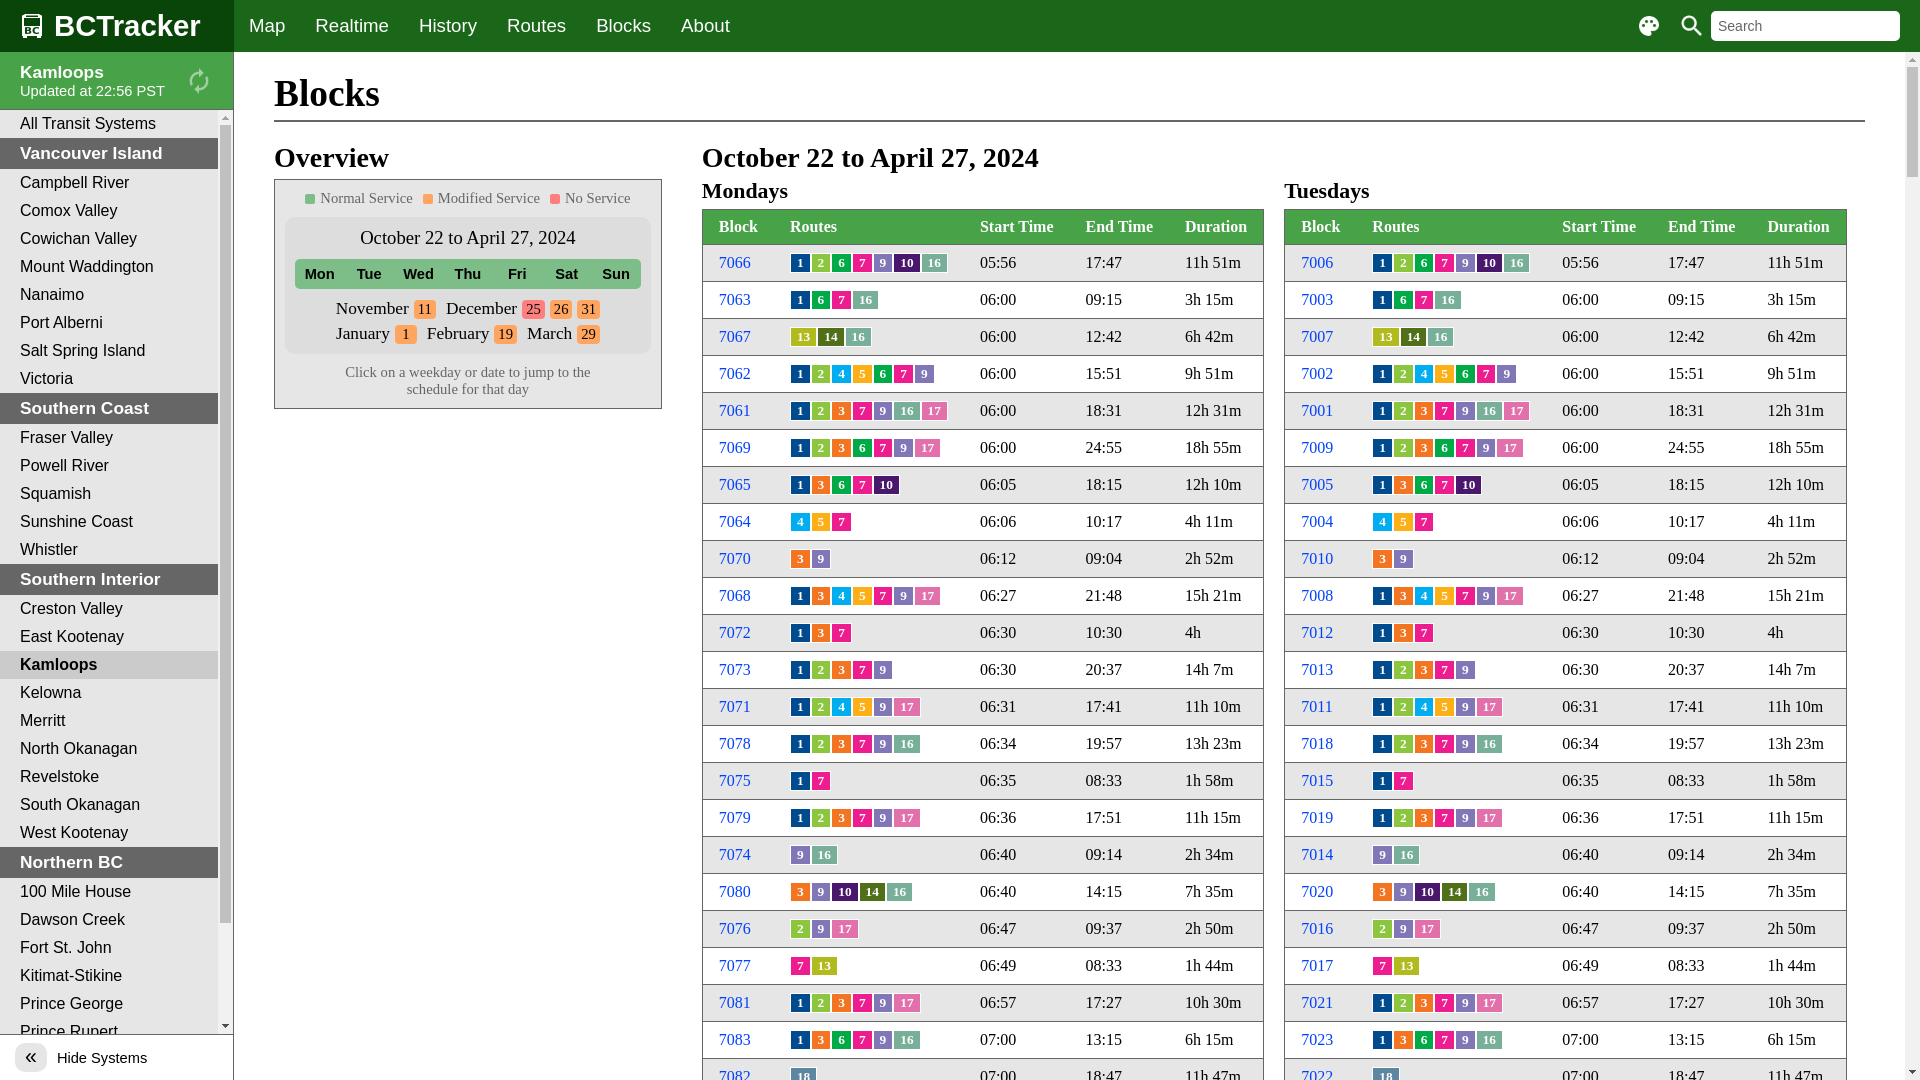  What do you see at coordinates (719, 484) in the screenshot?
I see `'7065'` at bounding box center [719, 484].